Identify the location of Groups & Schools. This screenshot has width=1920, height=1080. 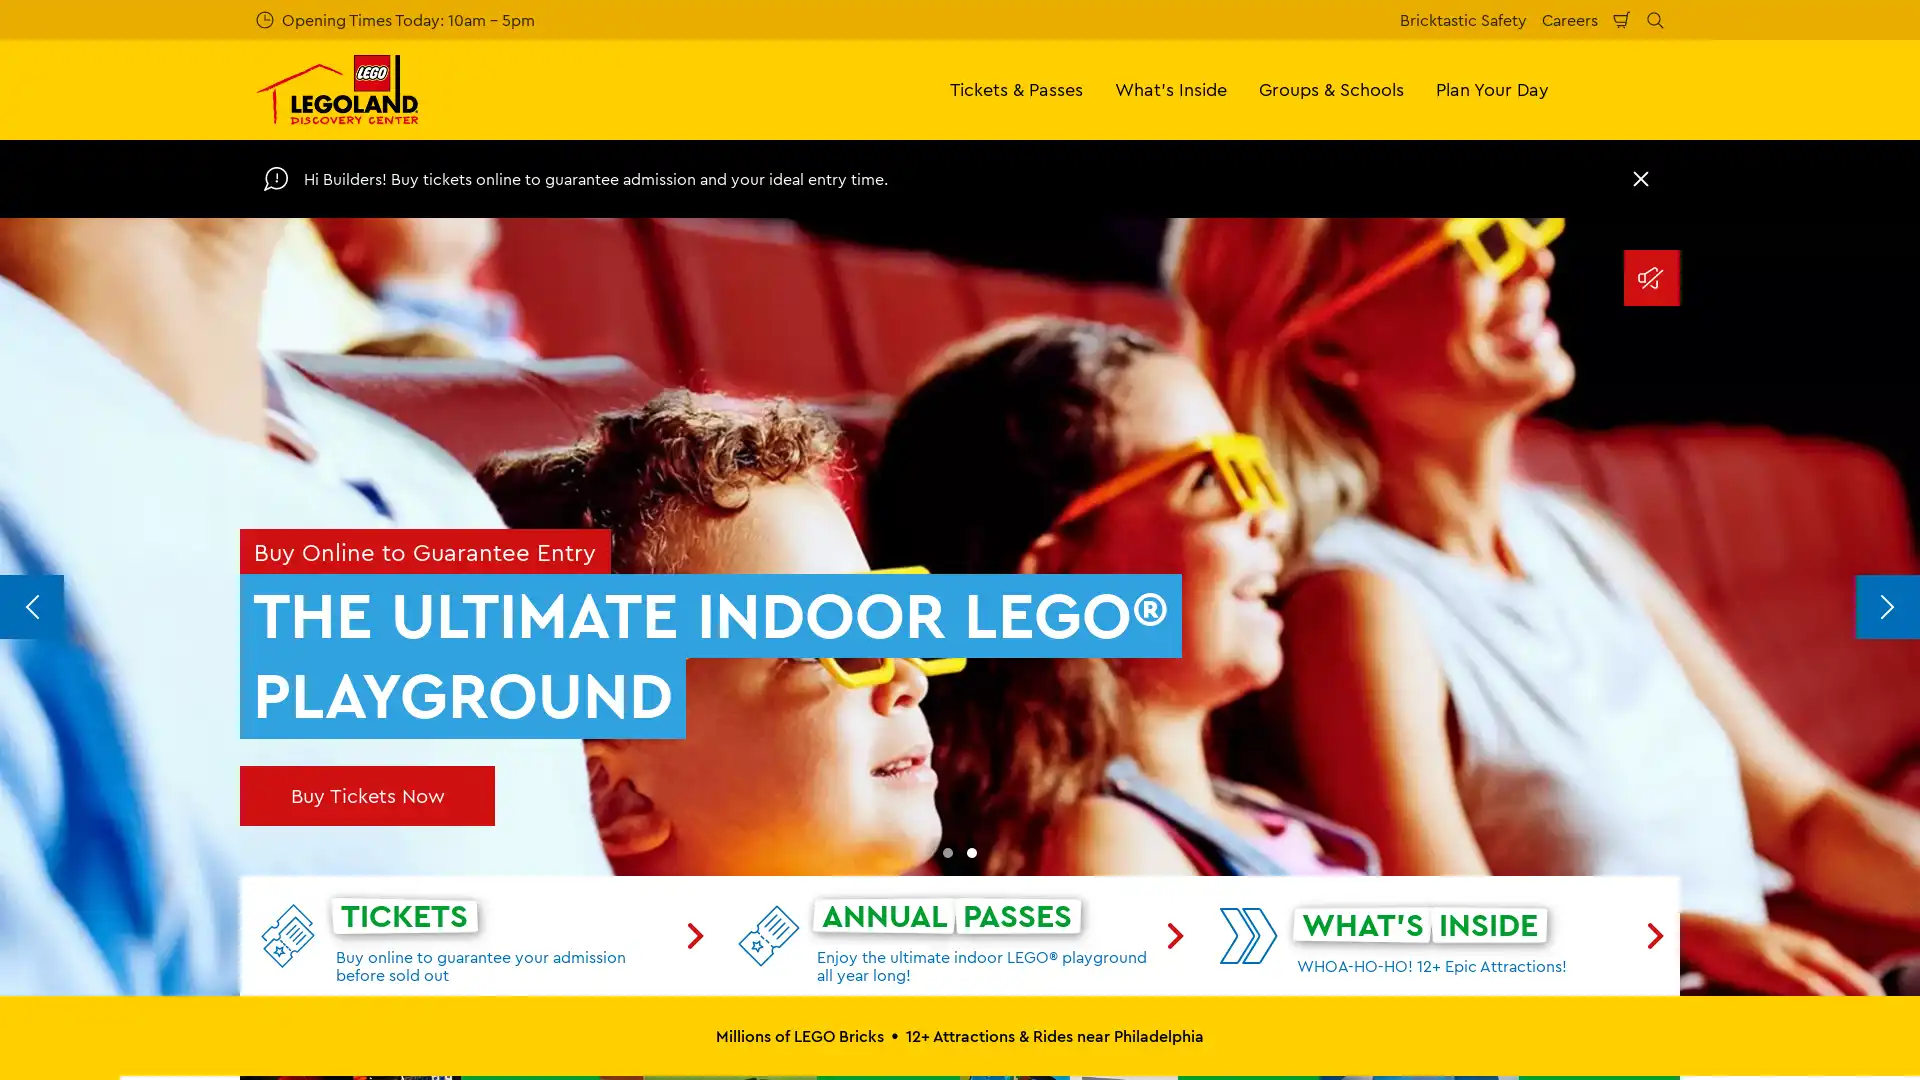
(1331, 88).